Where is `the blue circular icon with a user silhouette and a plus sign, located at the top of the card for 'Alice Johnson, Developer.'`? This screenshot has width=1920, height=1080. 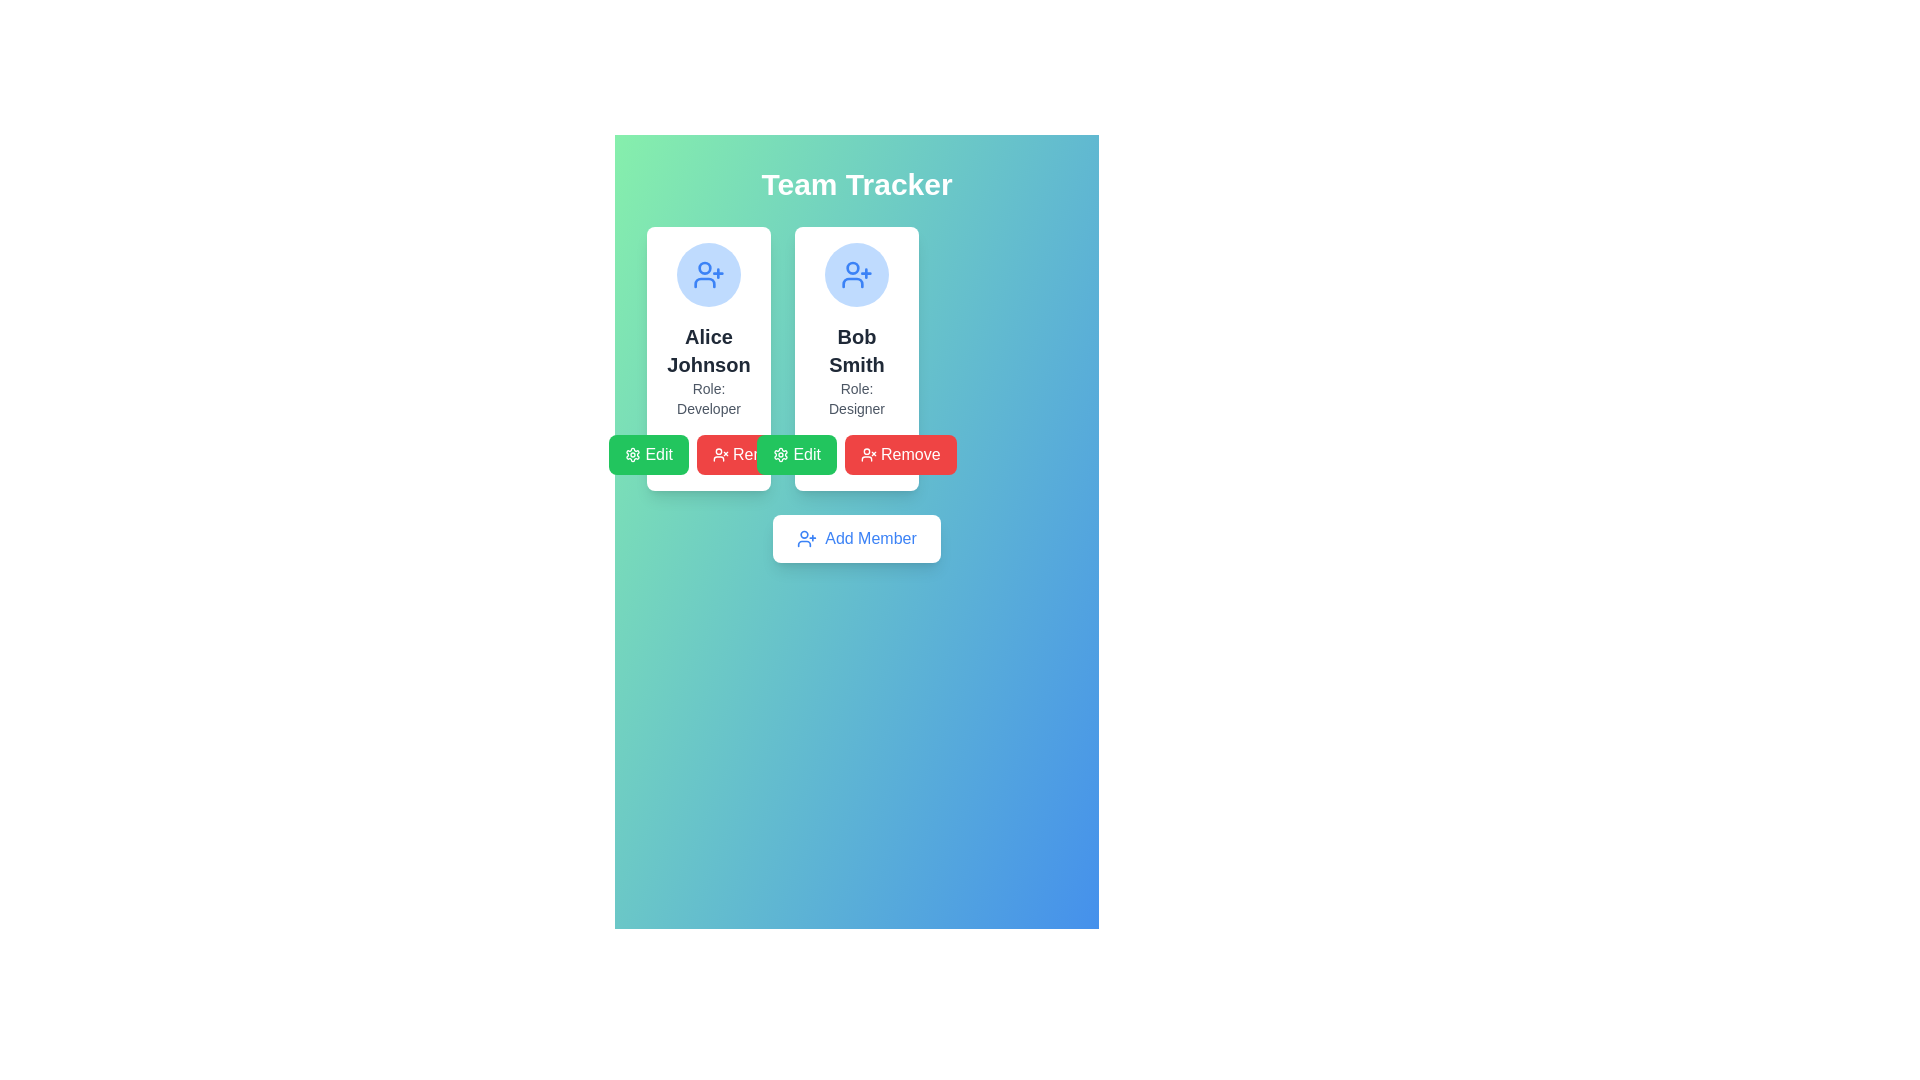 the blue circular icon with a user silhouette and a plus sign, located at the top of the card for 'Alice Johnson, Developer.' is located at coordinates (709, 274).